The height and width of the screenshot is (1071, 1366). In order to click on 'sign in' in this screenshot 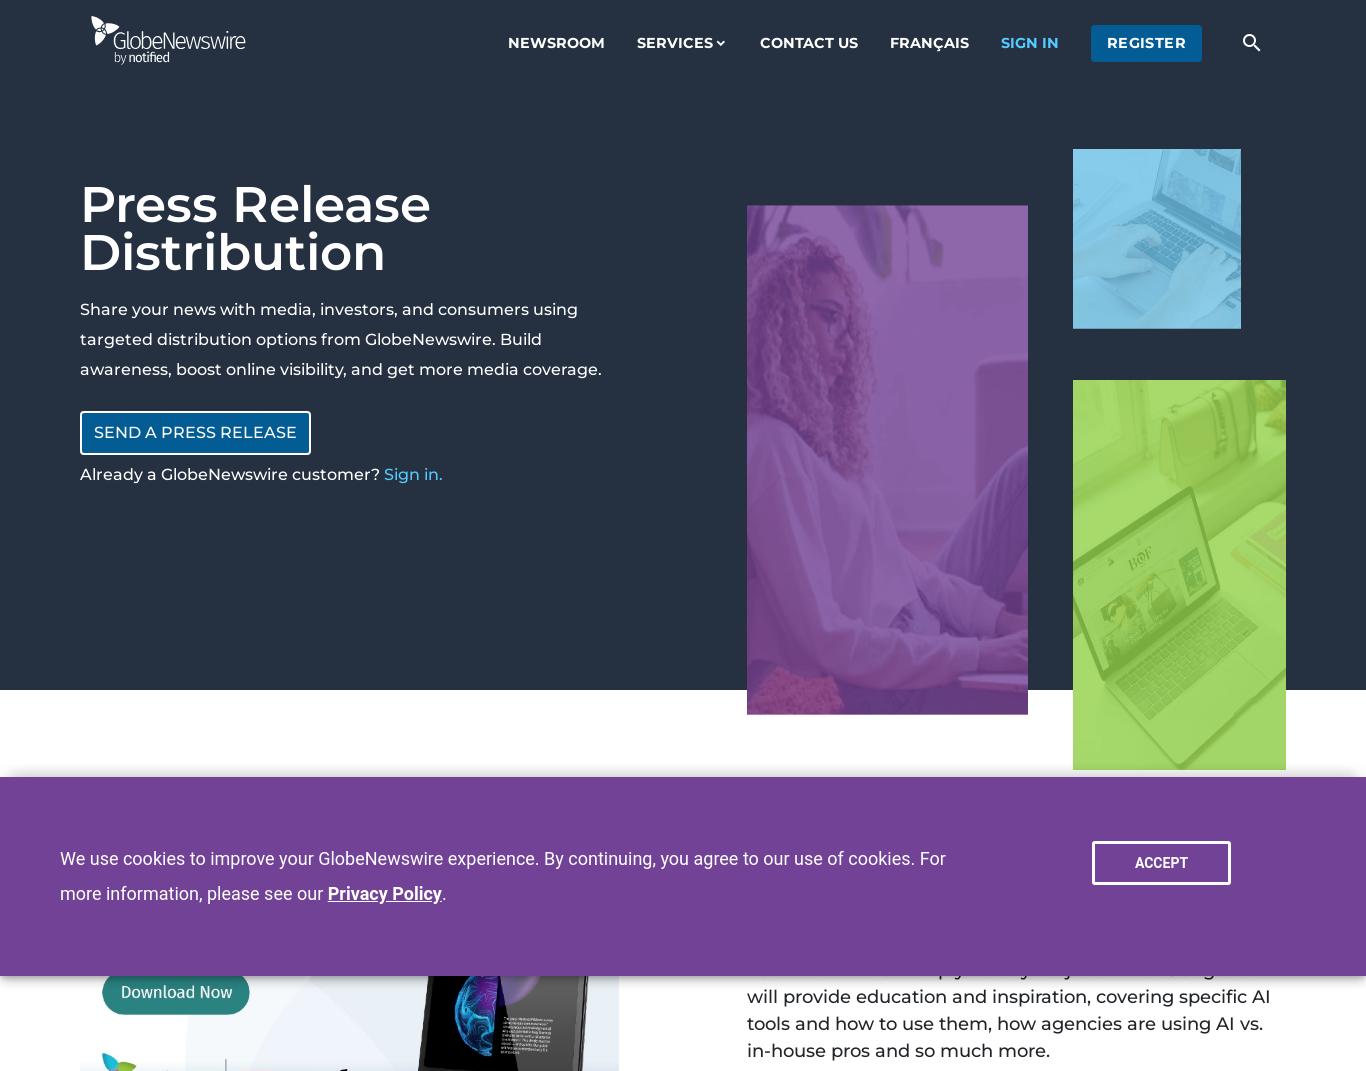, I will do `click(1028, 40)`.